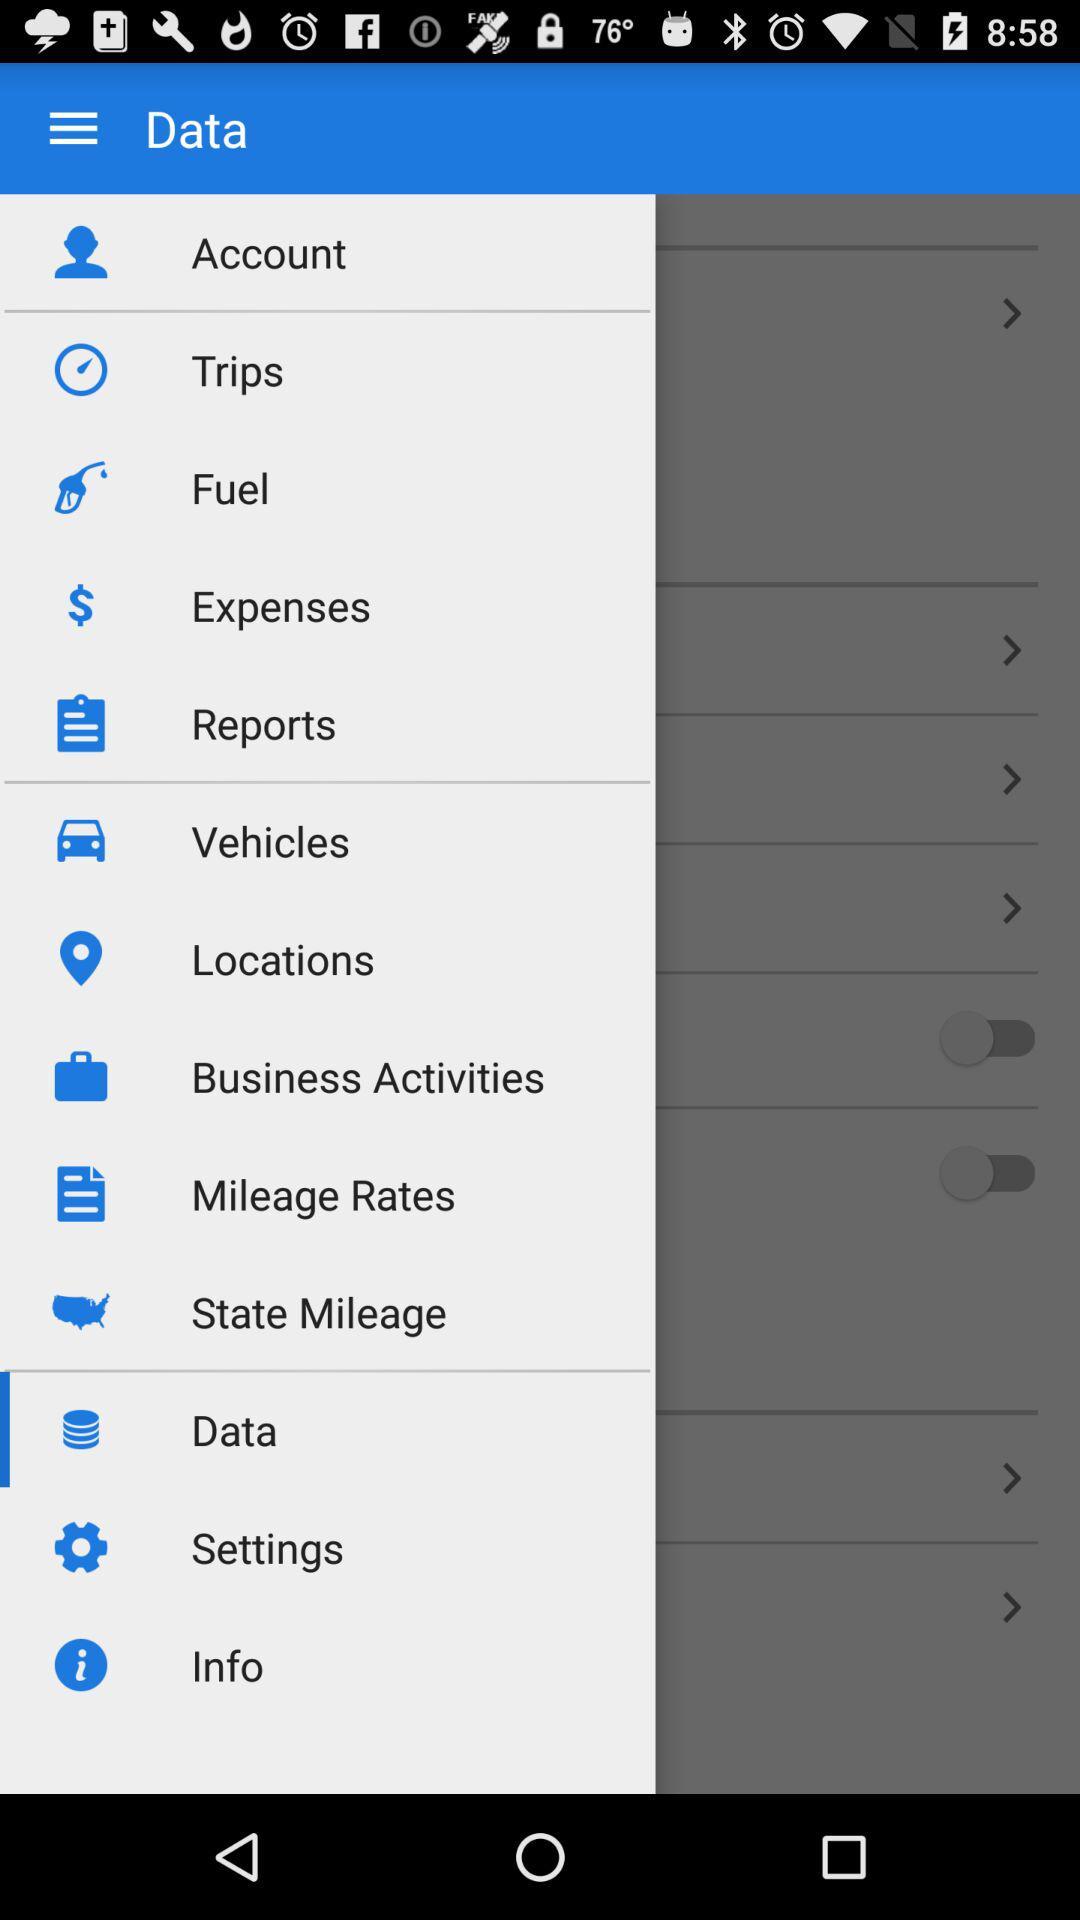  I want to click on the menu icon, so click(72, 136).